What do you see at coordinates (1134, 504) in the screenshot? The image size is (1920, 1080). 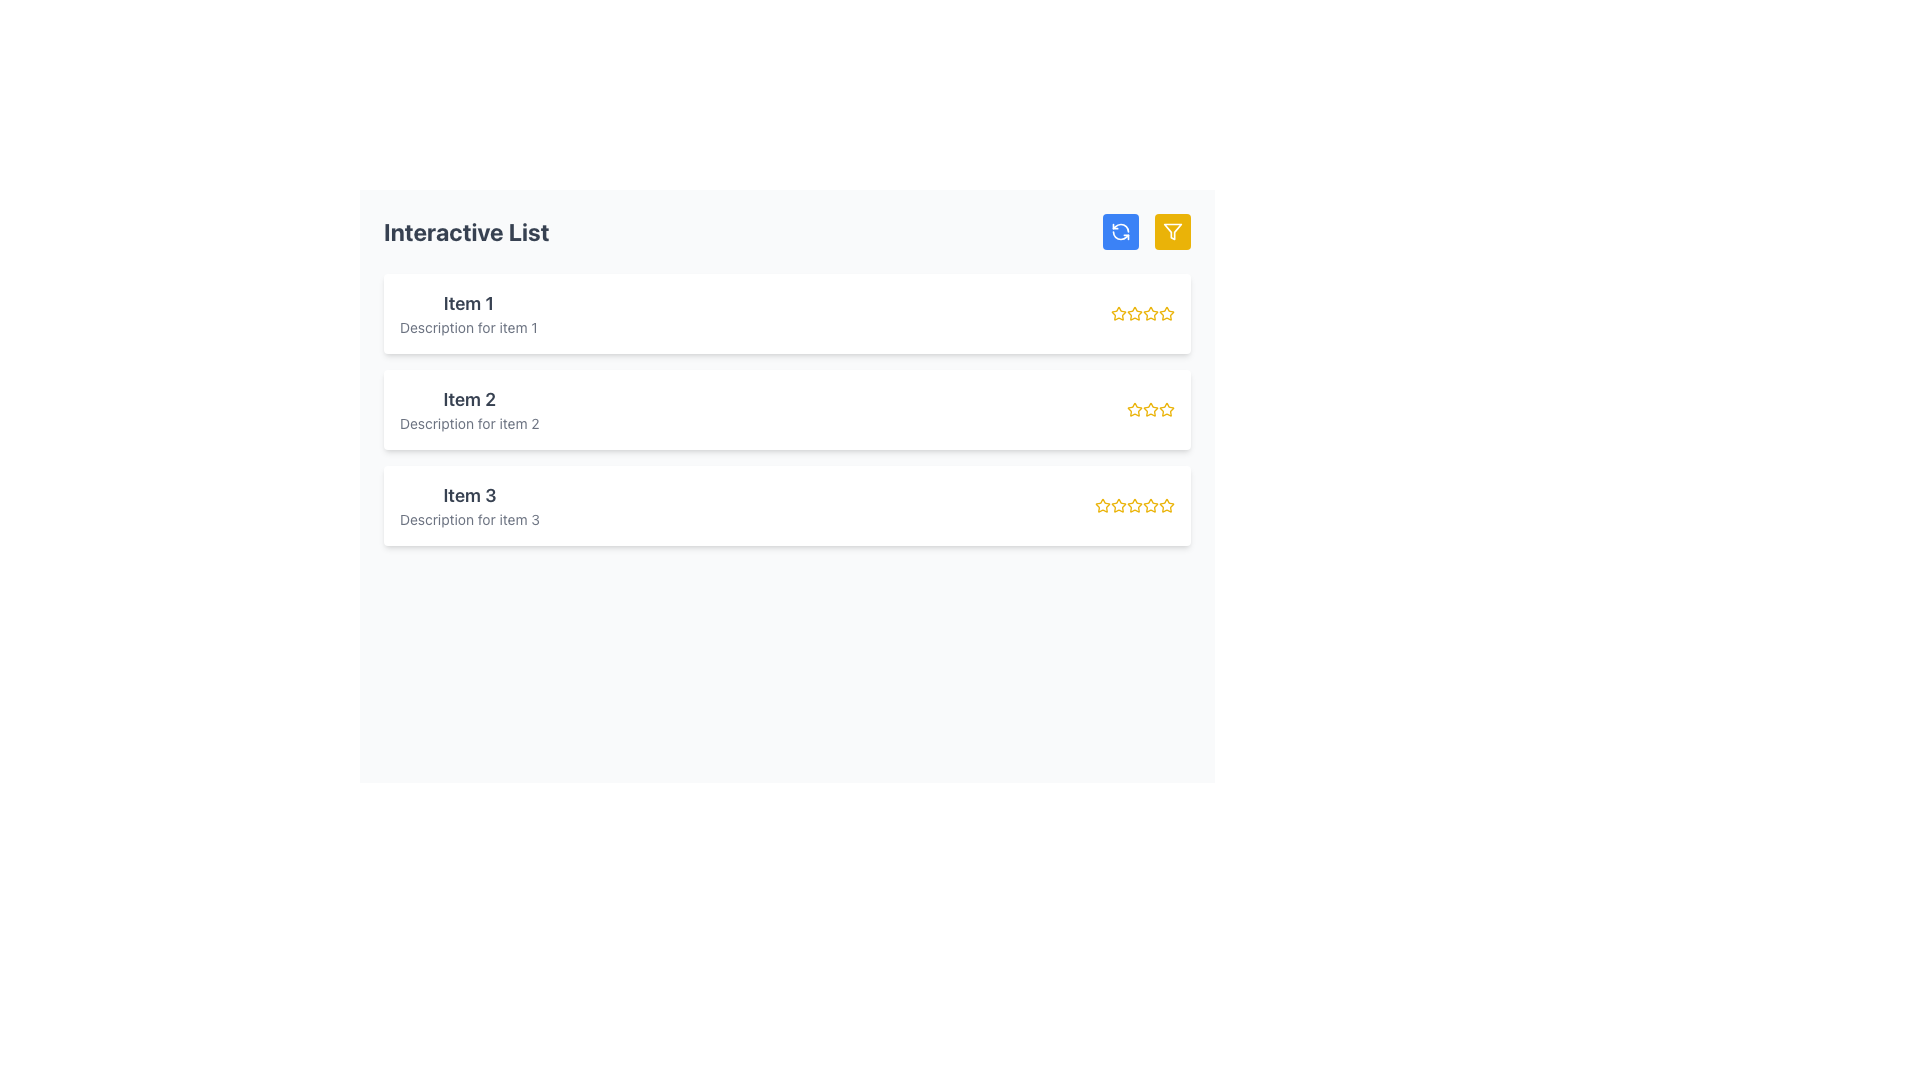 I see `the third yellow star icon` at bounding box center [1134, 504].